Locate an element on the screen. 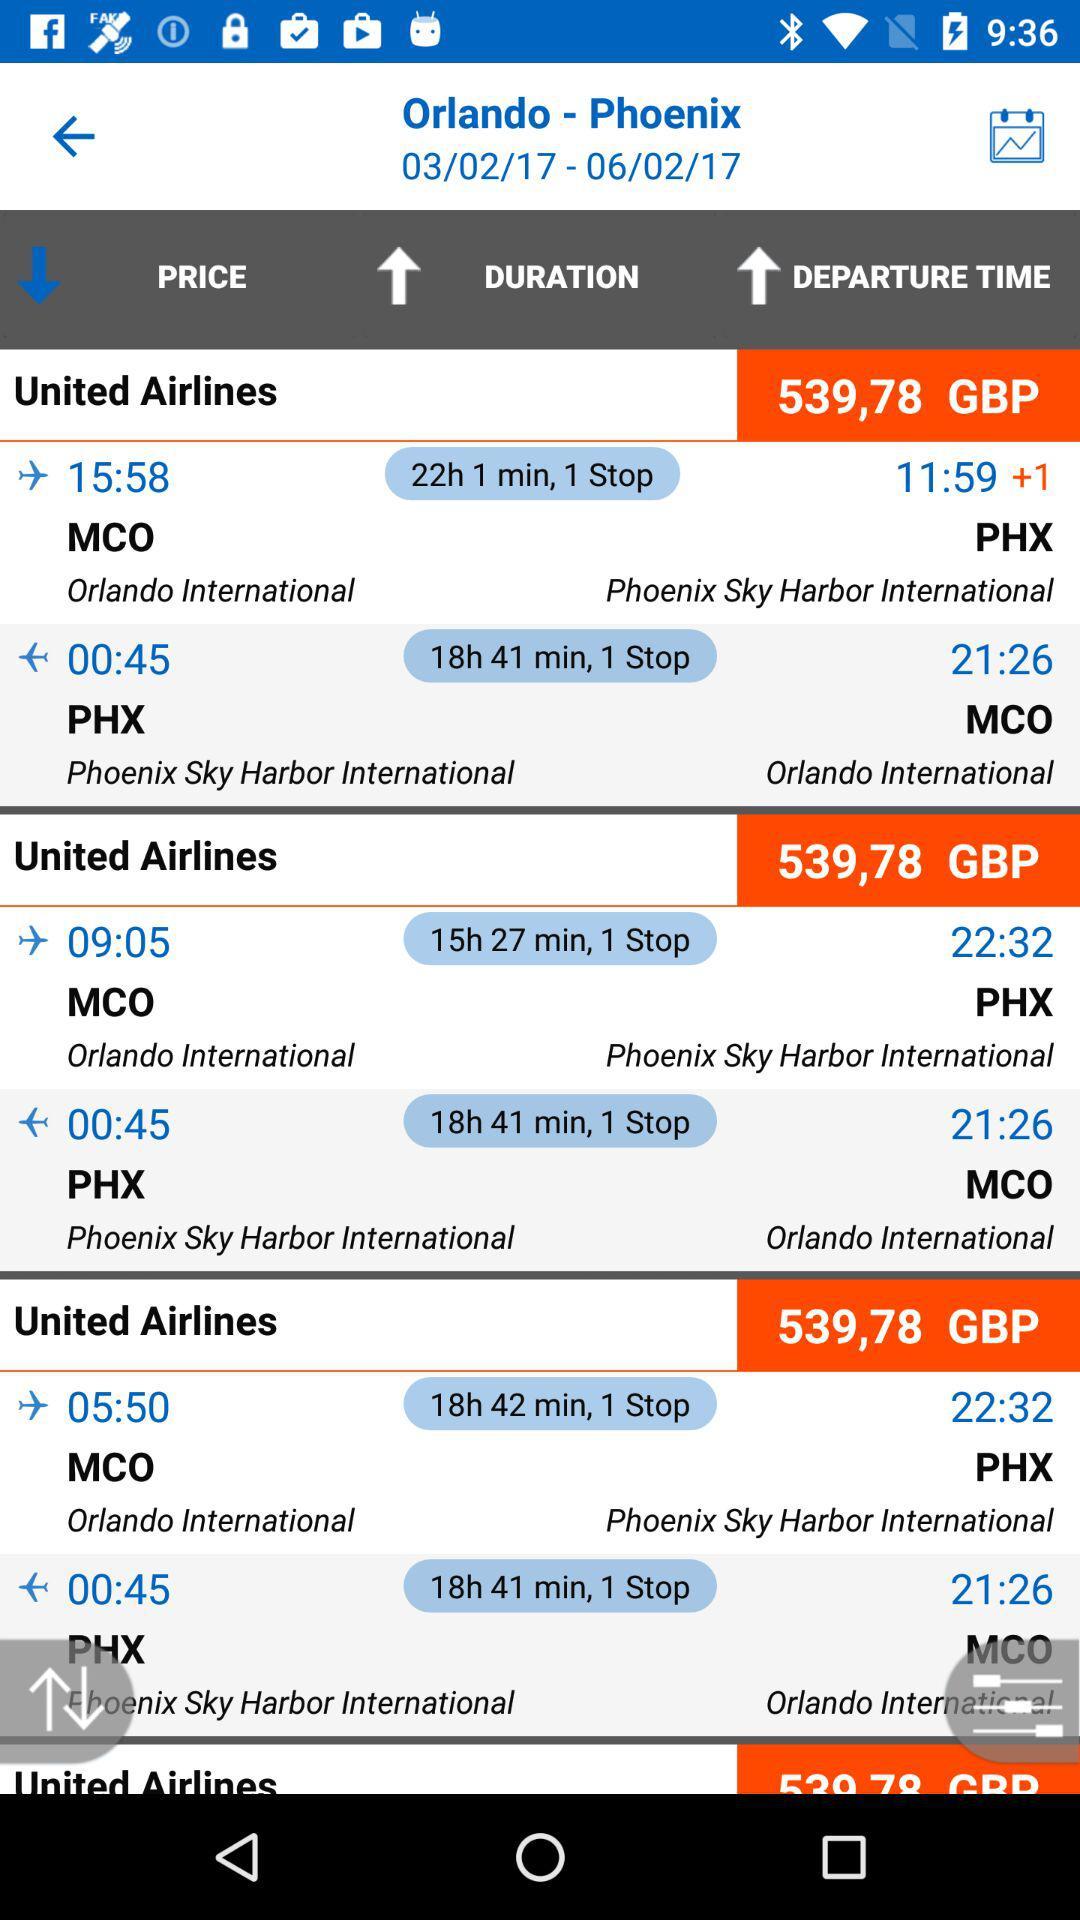  the sliders icon is located at coordinates (1001, 1700).